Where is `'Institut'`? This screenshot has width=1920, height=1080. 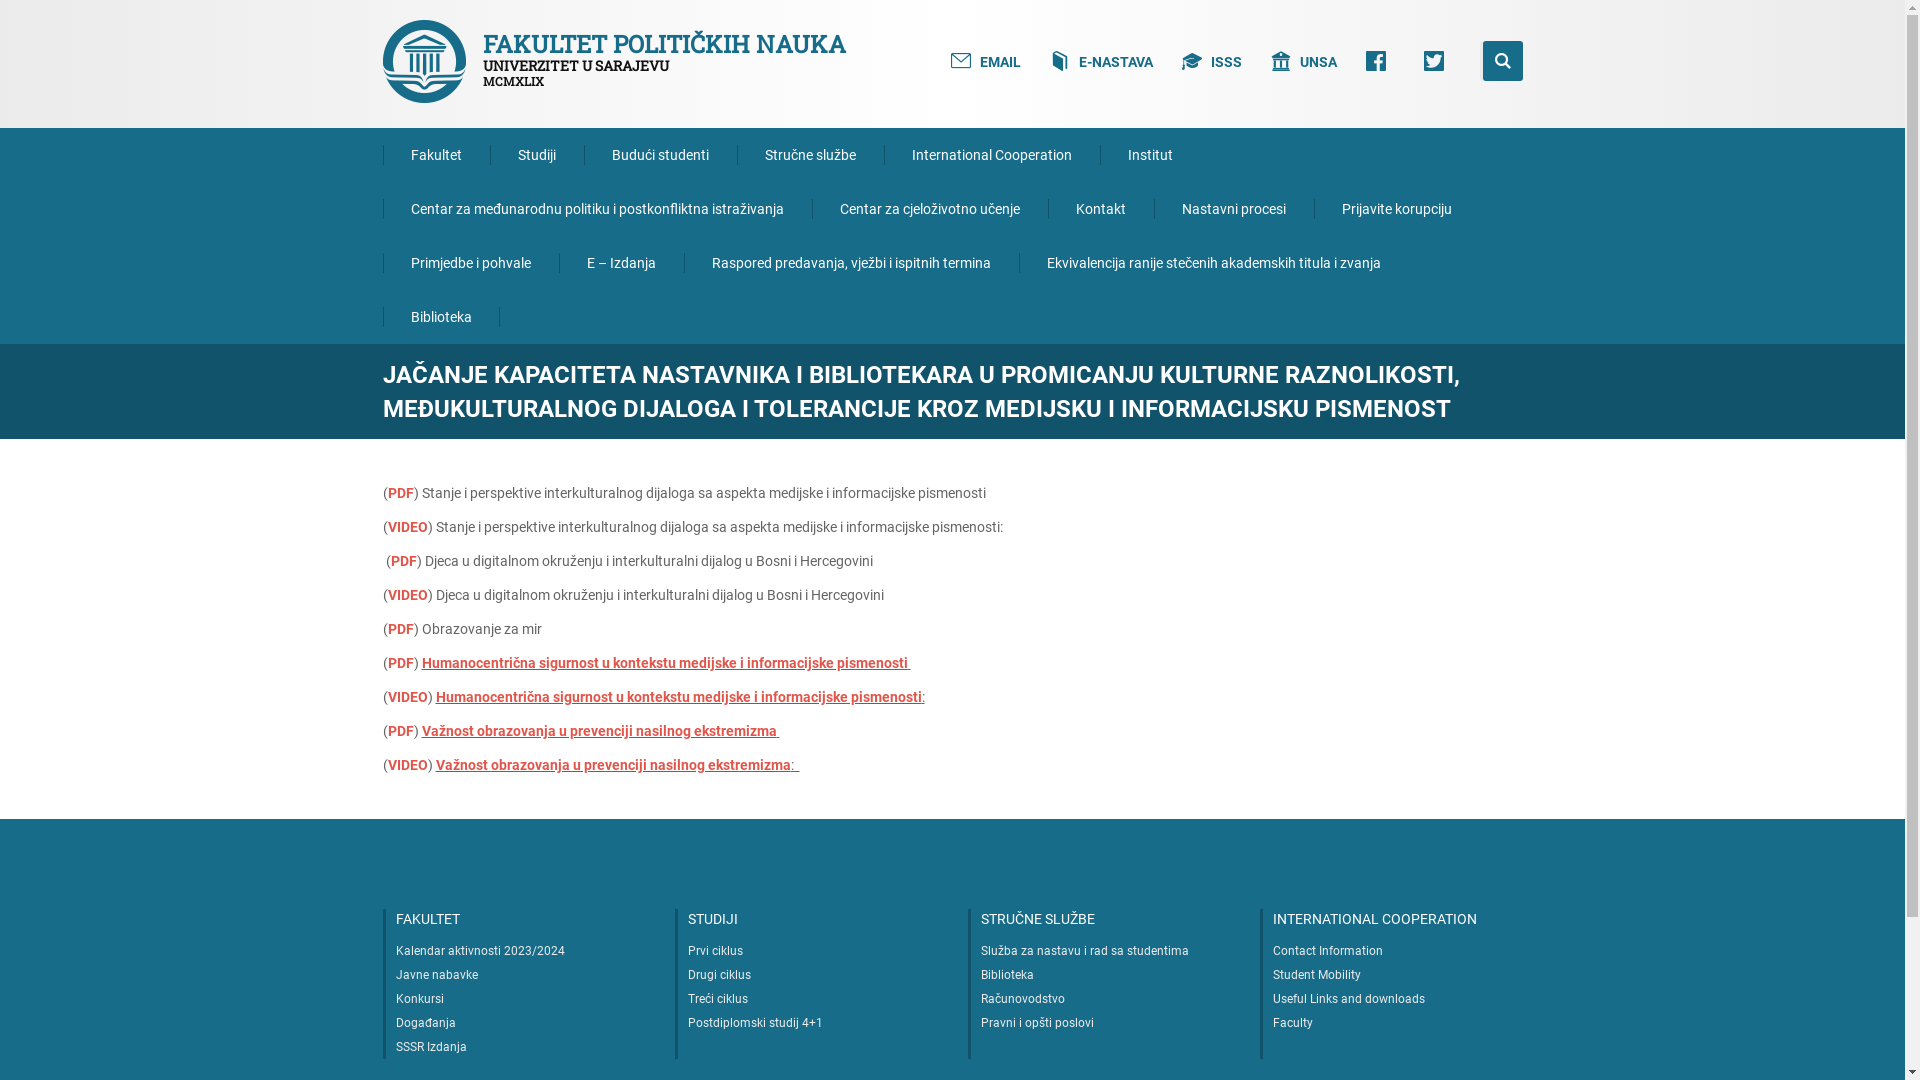 'Institut' is located at coordinates (1150, 153).